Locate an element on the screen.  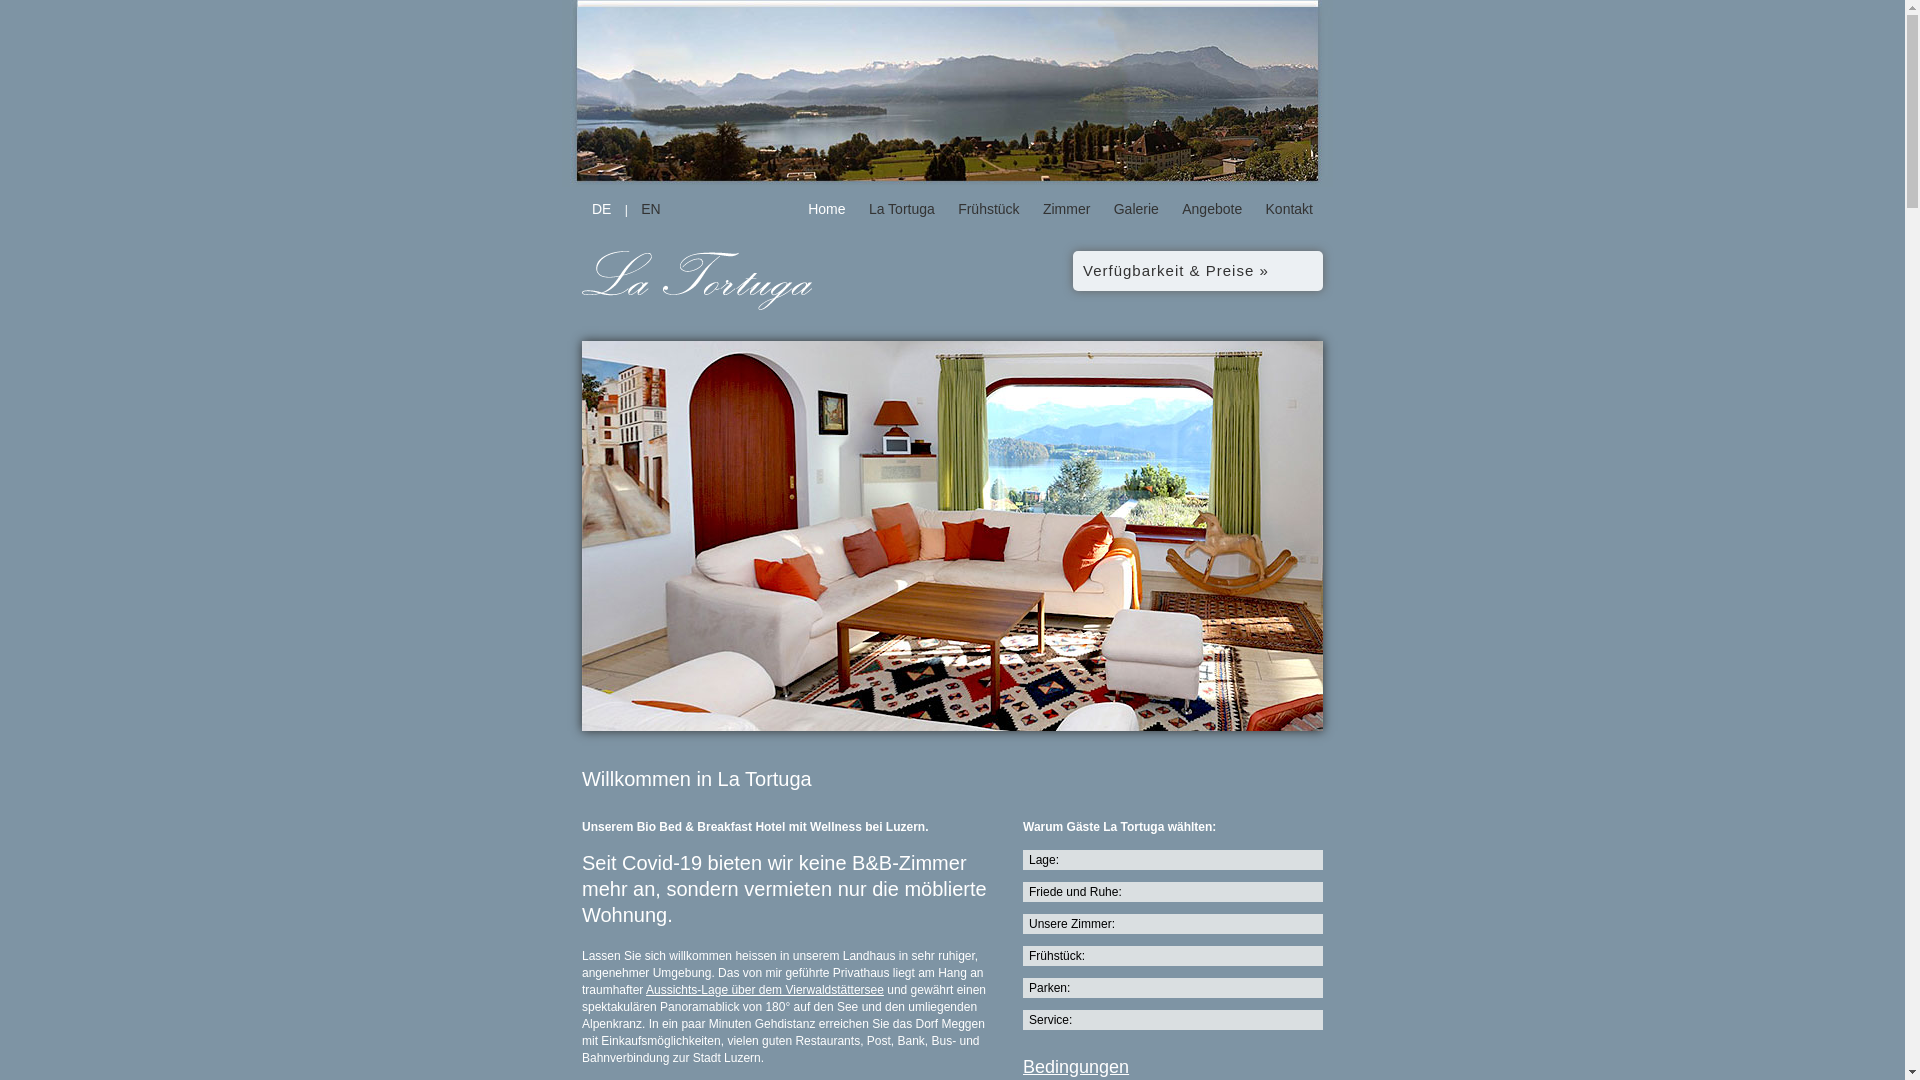
'Lage:' is located at coordinates (1172, 859).